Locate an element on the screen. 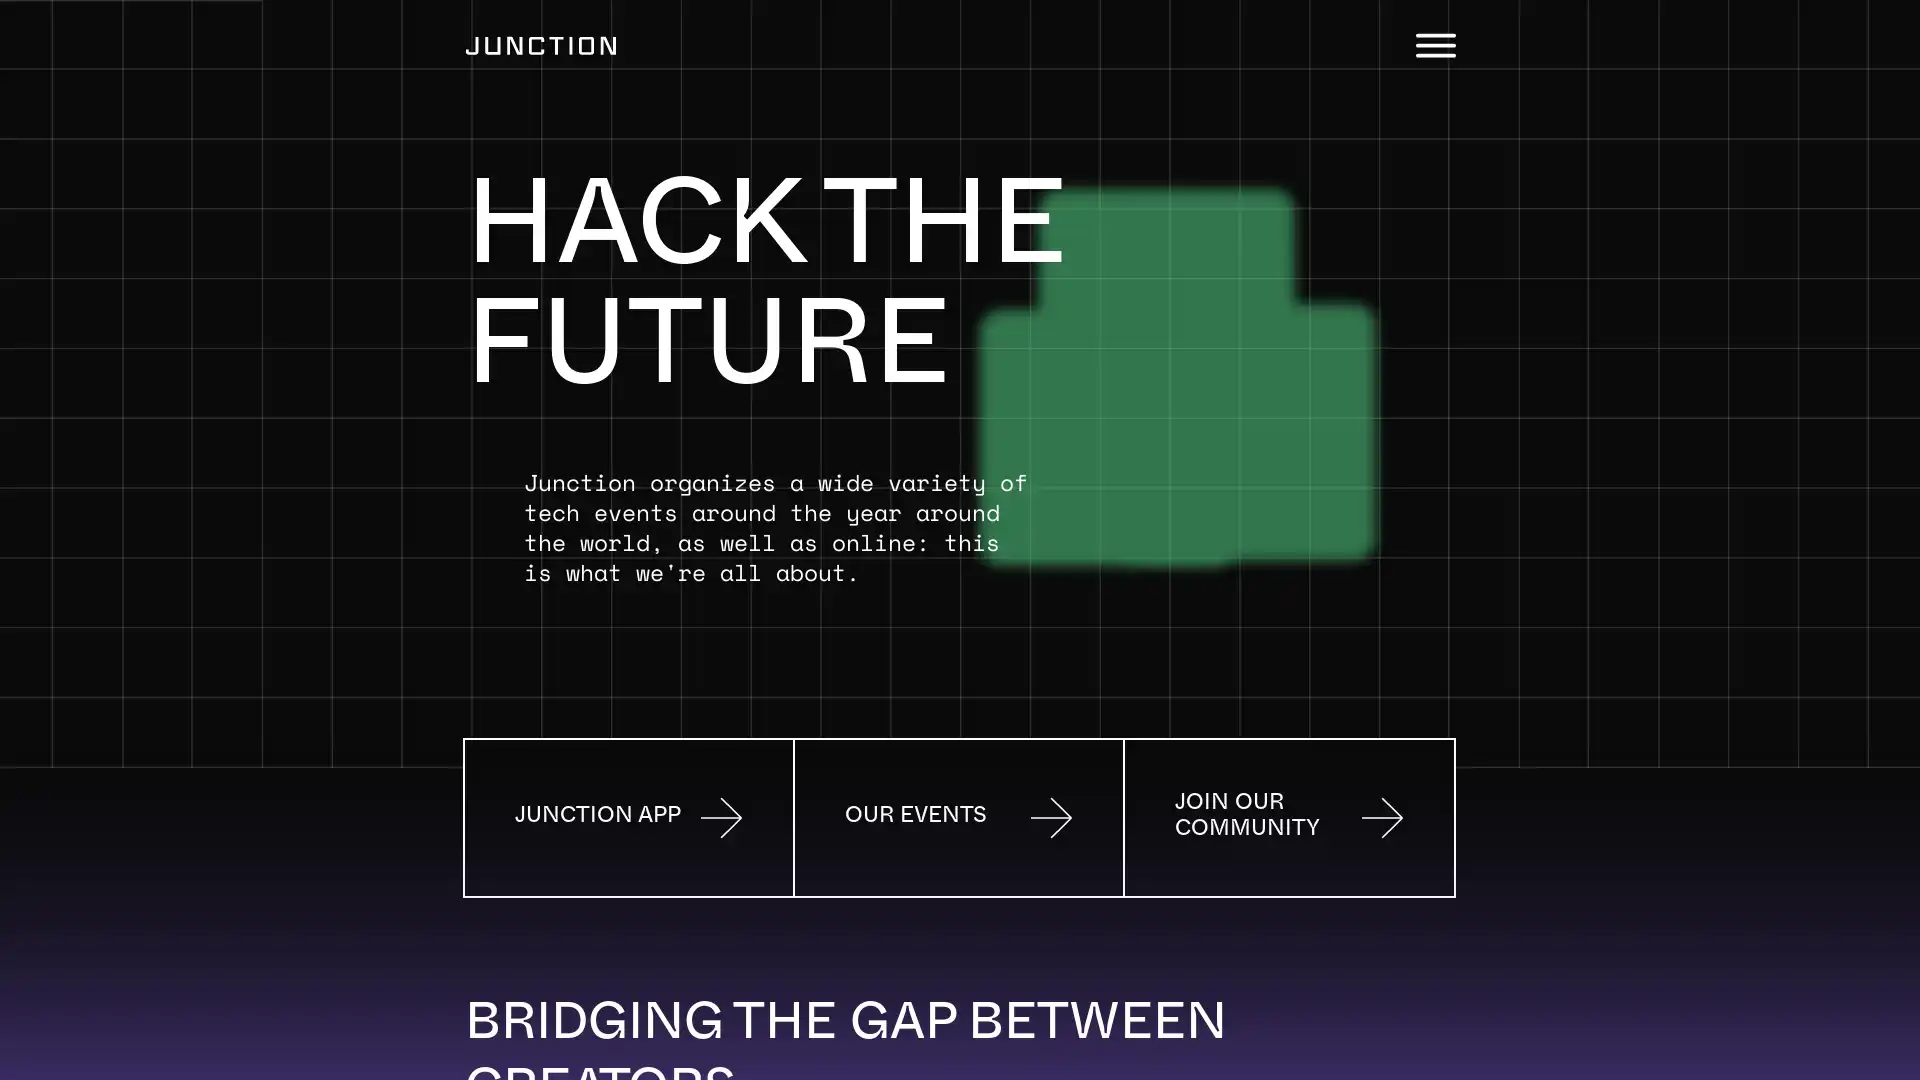 The image size is (1920, 1080). Open menu is located at coordinates (1434, 45).